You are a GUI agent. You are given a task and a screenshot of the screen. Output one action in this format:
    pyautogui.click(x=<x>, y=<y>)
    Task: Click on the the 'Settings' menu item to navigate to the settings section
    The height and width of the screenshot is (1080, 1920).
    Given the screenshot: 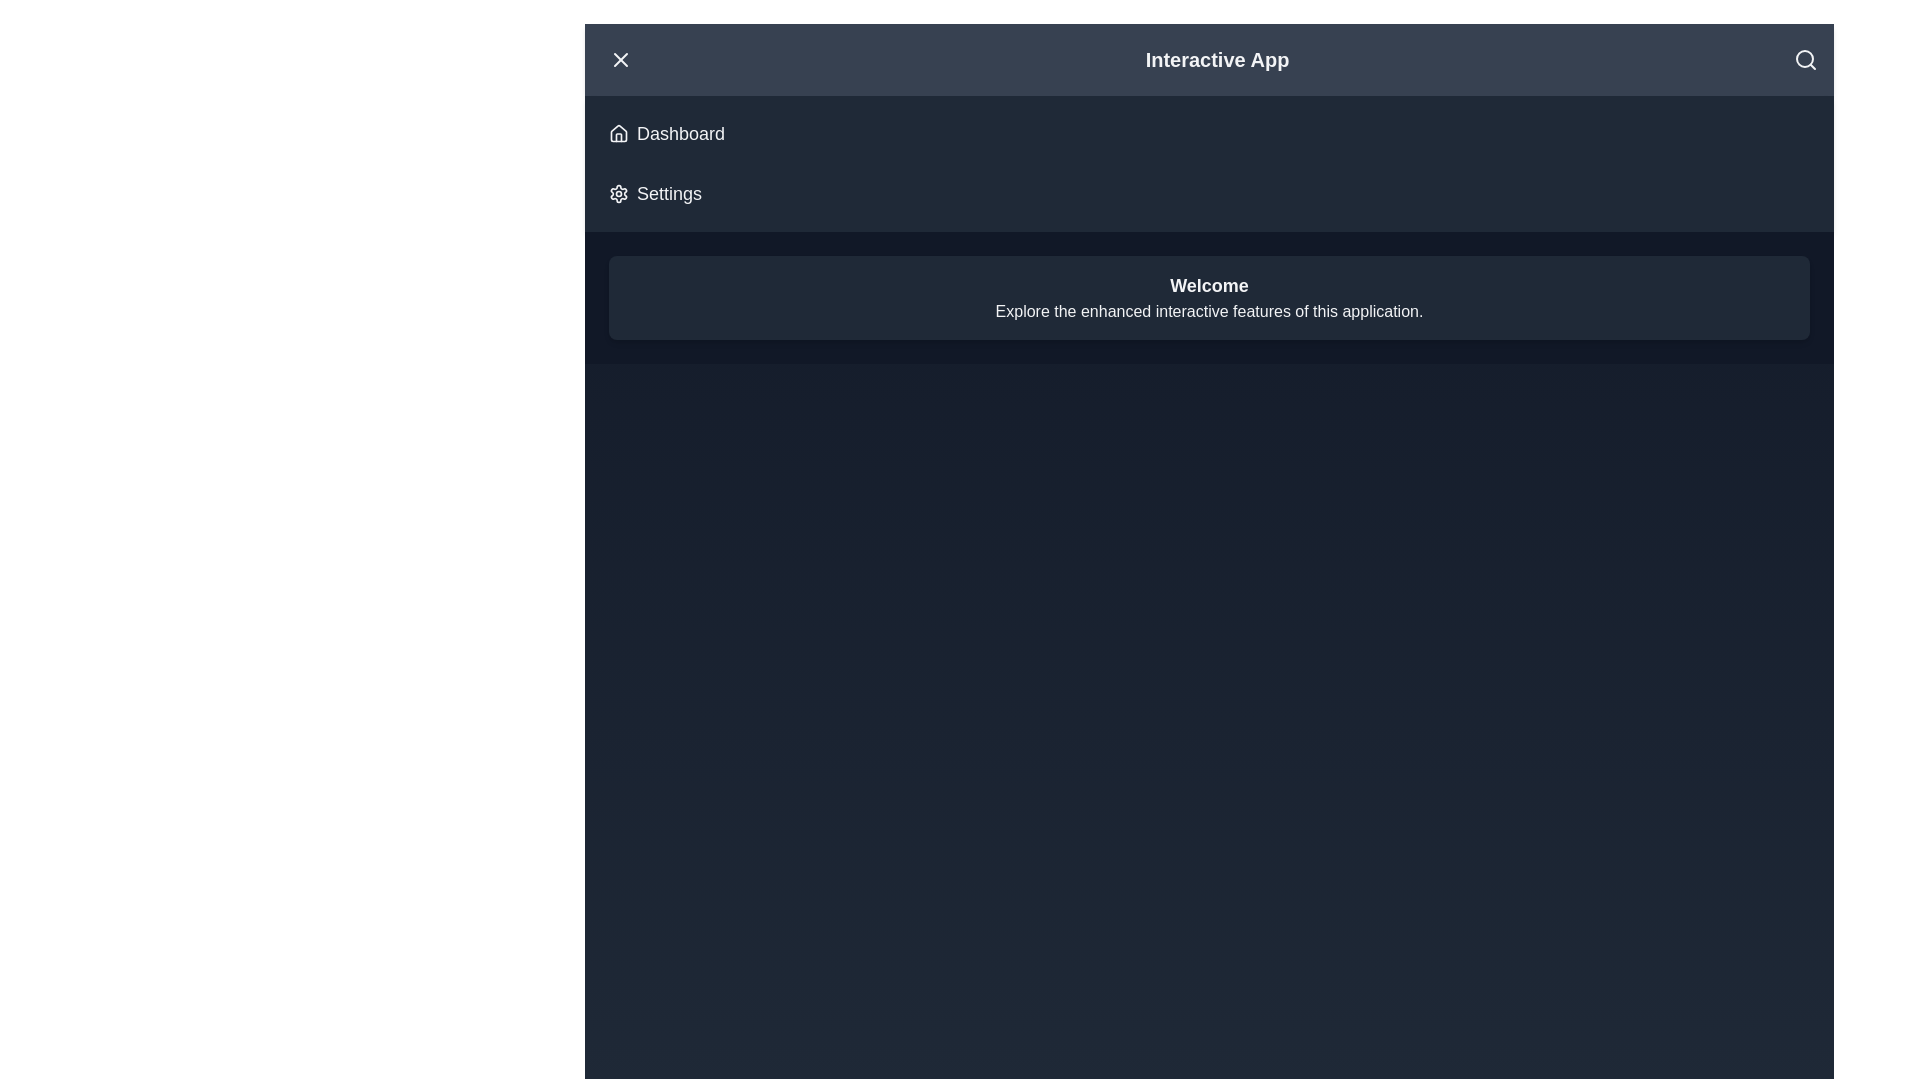 What is the action you would take?
    pyautogui.click(x=654, y=193)
    